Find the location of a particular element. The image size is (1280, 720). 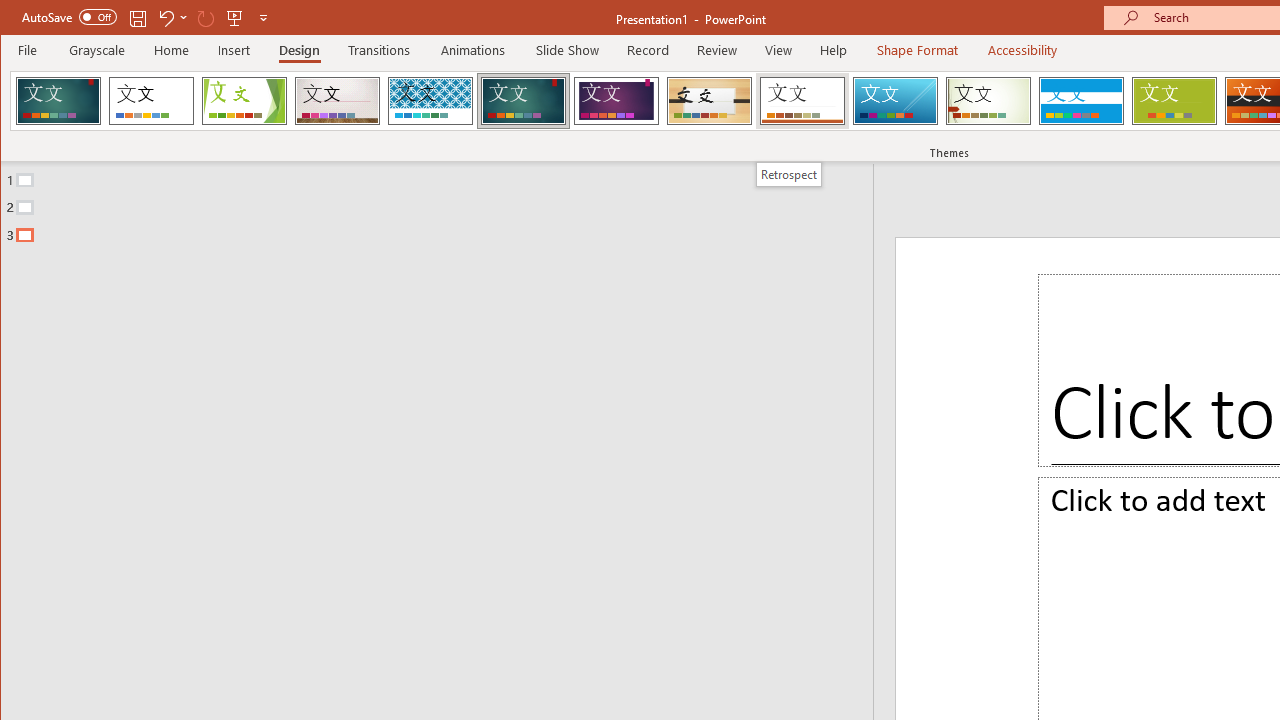

'Ion Boardroom' is located at coordinates (615, 100).